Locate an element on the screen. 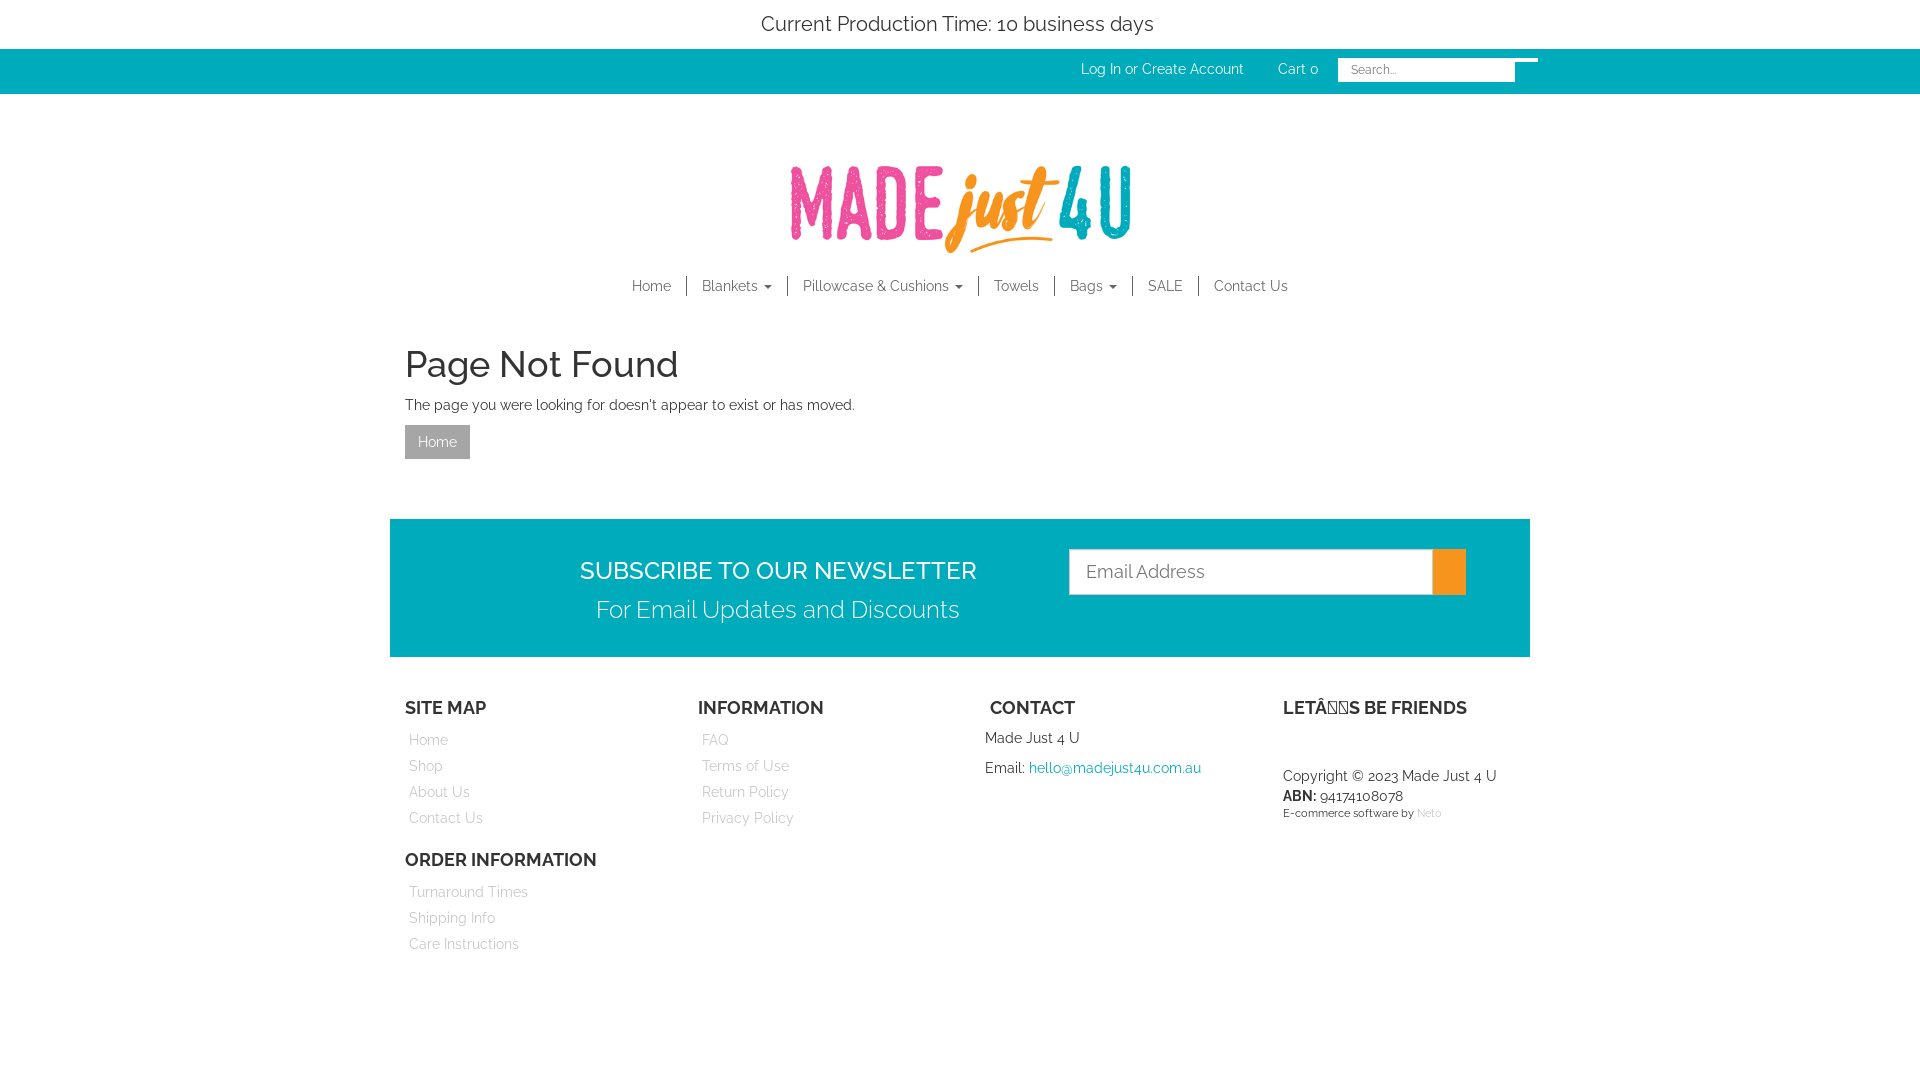 The height and width of the screenshot is (1080, 1920). 'Terms of Use' is located at coordinates (820, 765).